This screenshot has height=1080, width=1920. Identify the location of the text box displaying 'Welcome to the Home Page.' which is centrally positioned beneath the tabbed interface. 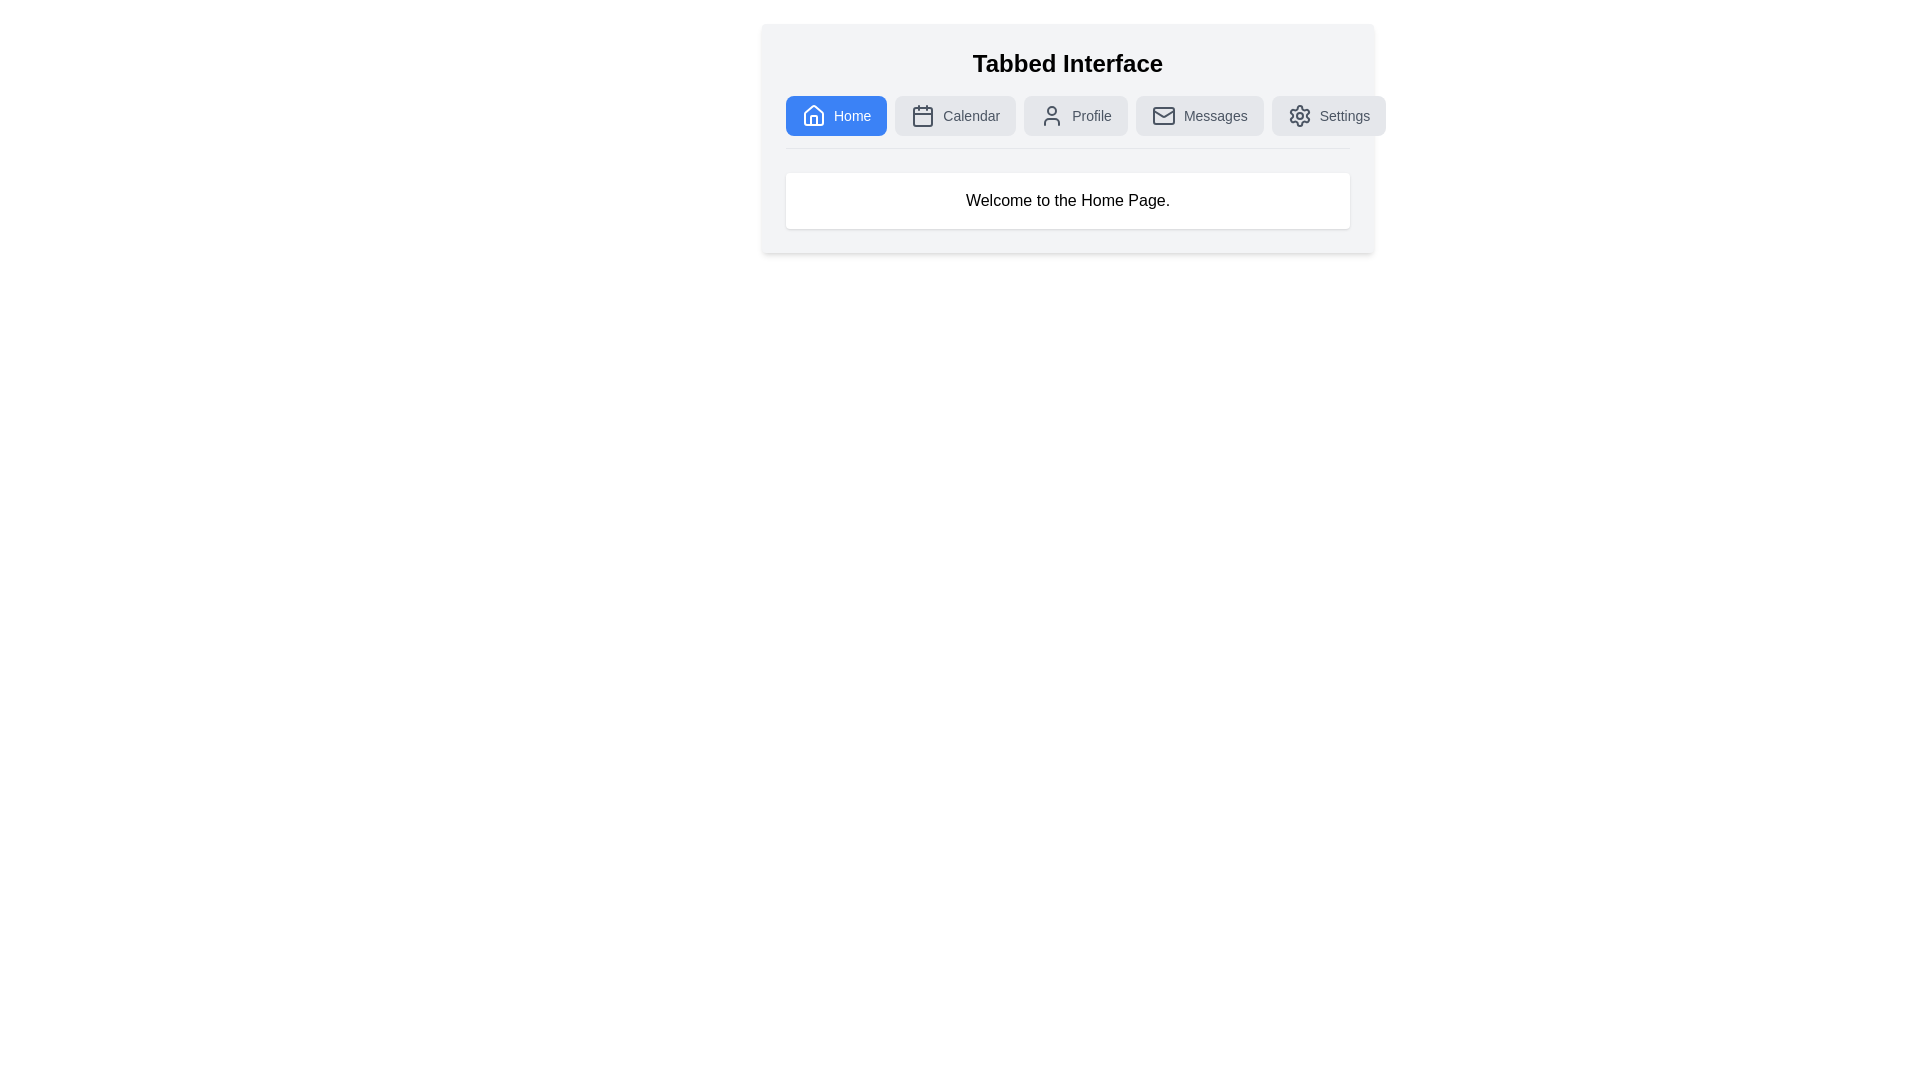
(1067, 200).